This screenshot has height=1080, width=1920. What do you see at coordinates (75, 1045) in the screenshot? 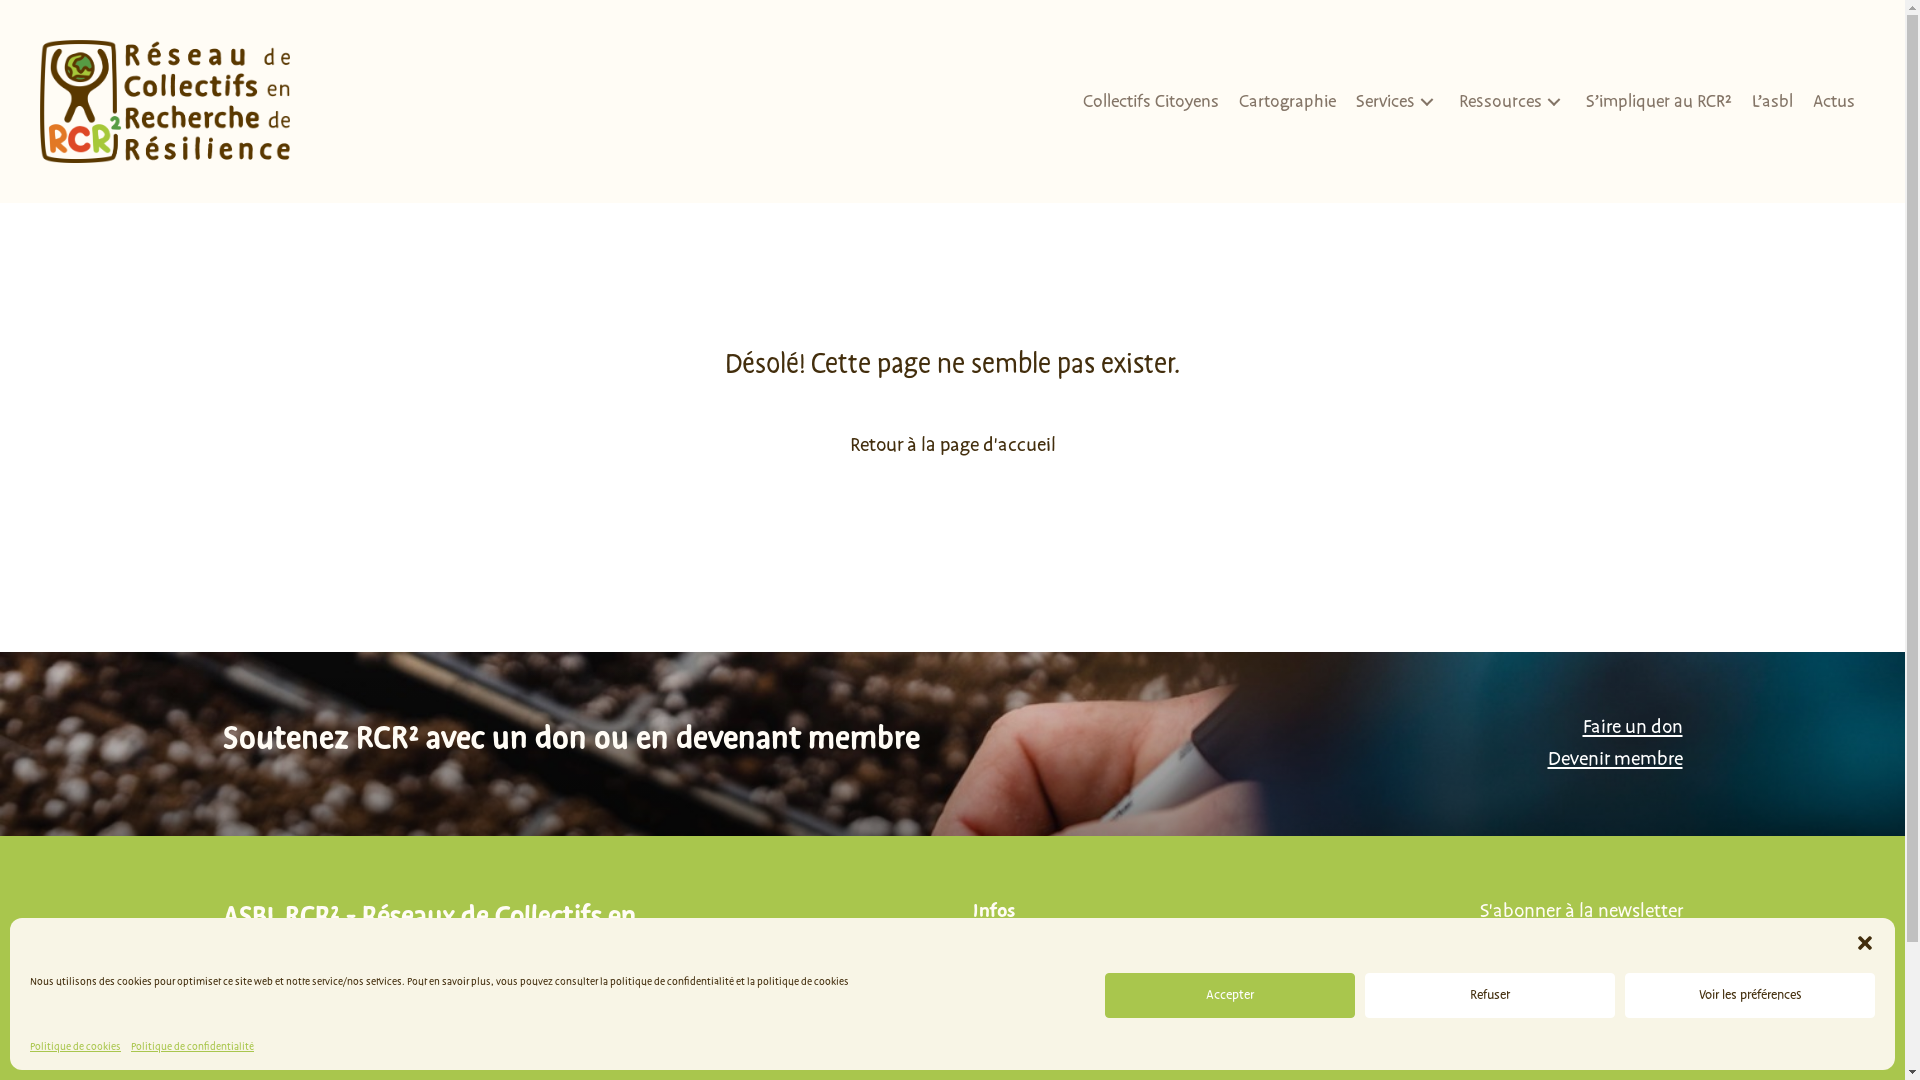
I see `'Politique de cookies'` at bounding box center [75, 1045].